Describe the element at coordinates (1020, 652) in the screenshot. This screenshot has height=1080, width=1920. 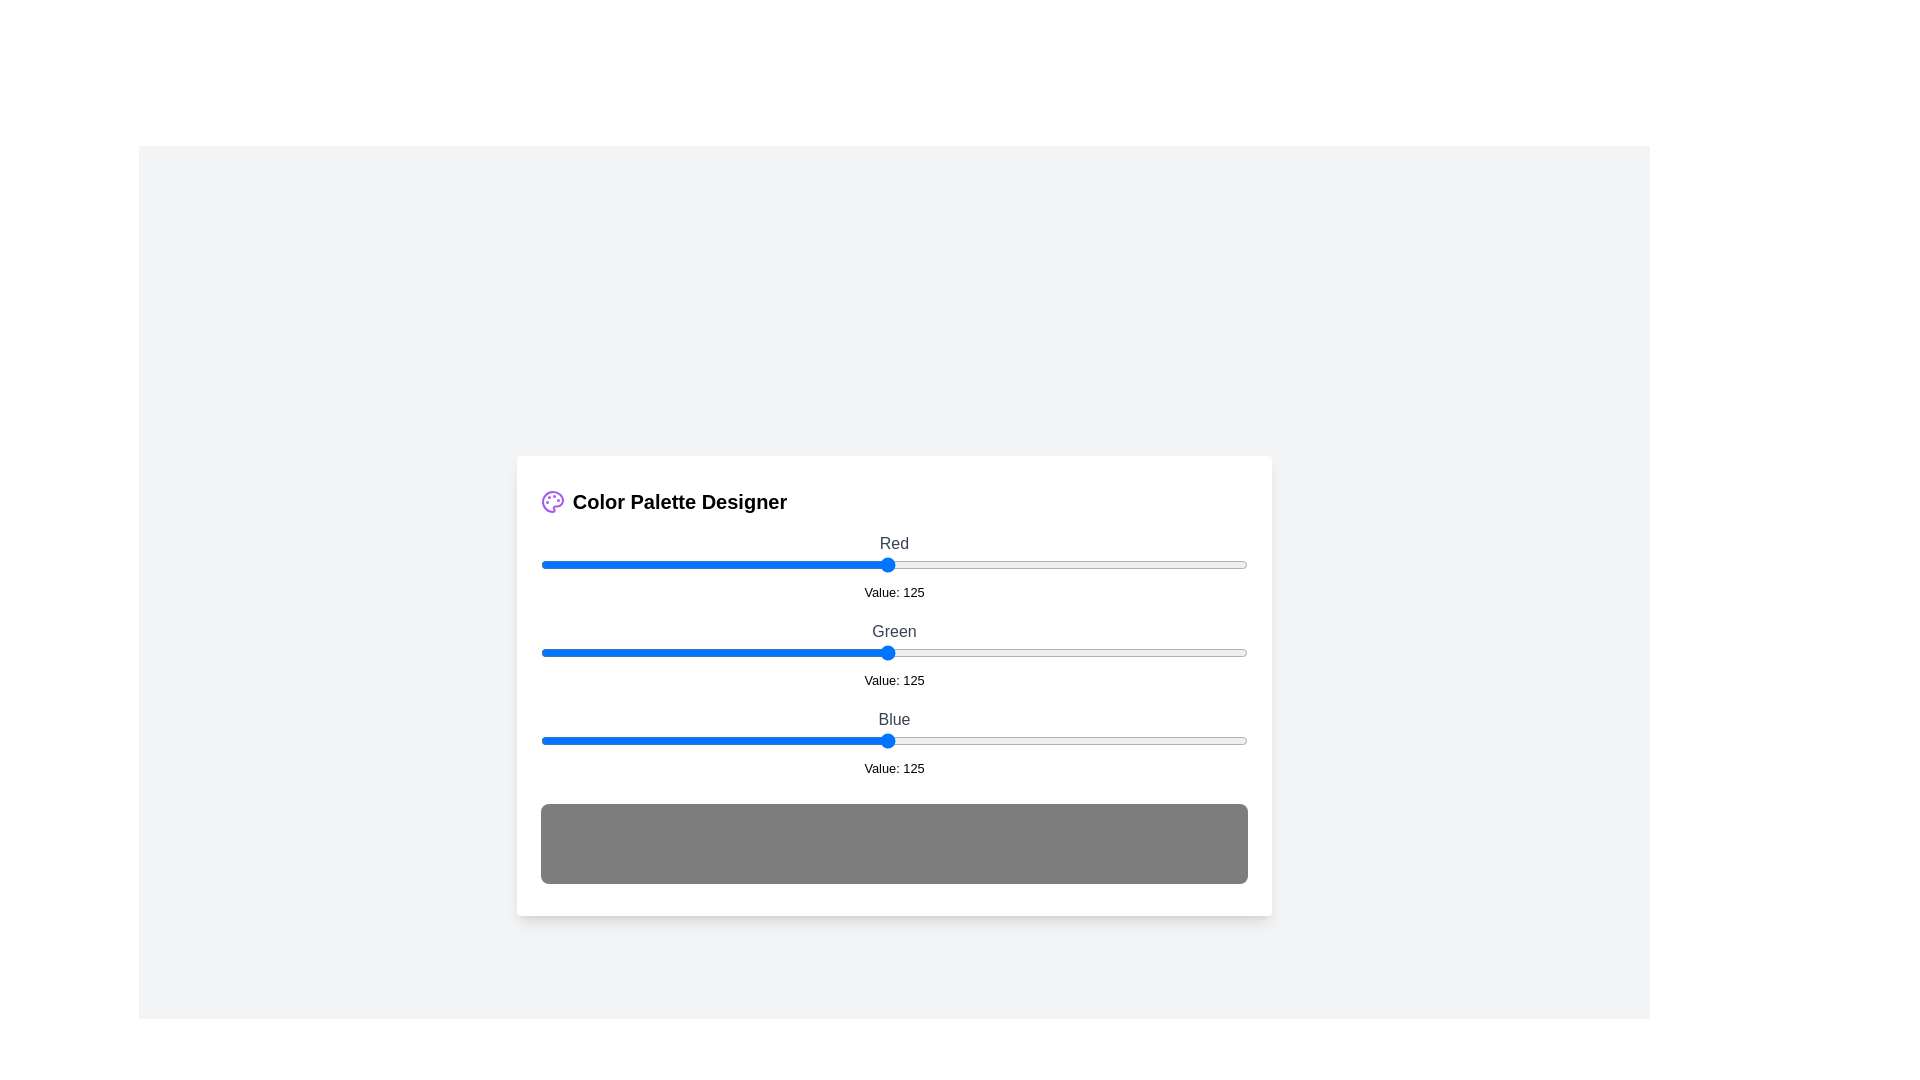
I see `the 1 slider to 173` at that location.